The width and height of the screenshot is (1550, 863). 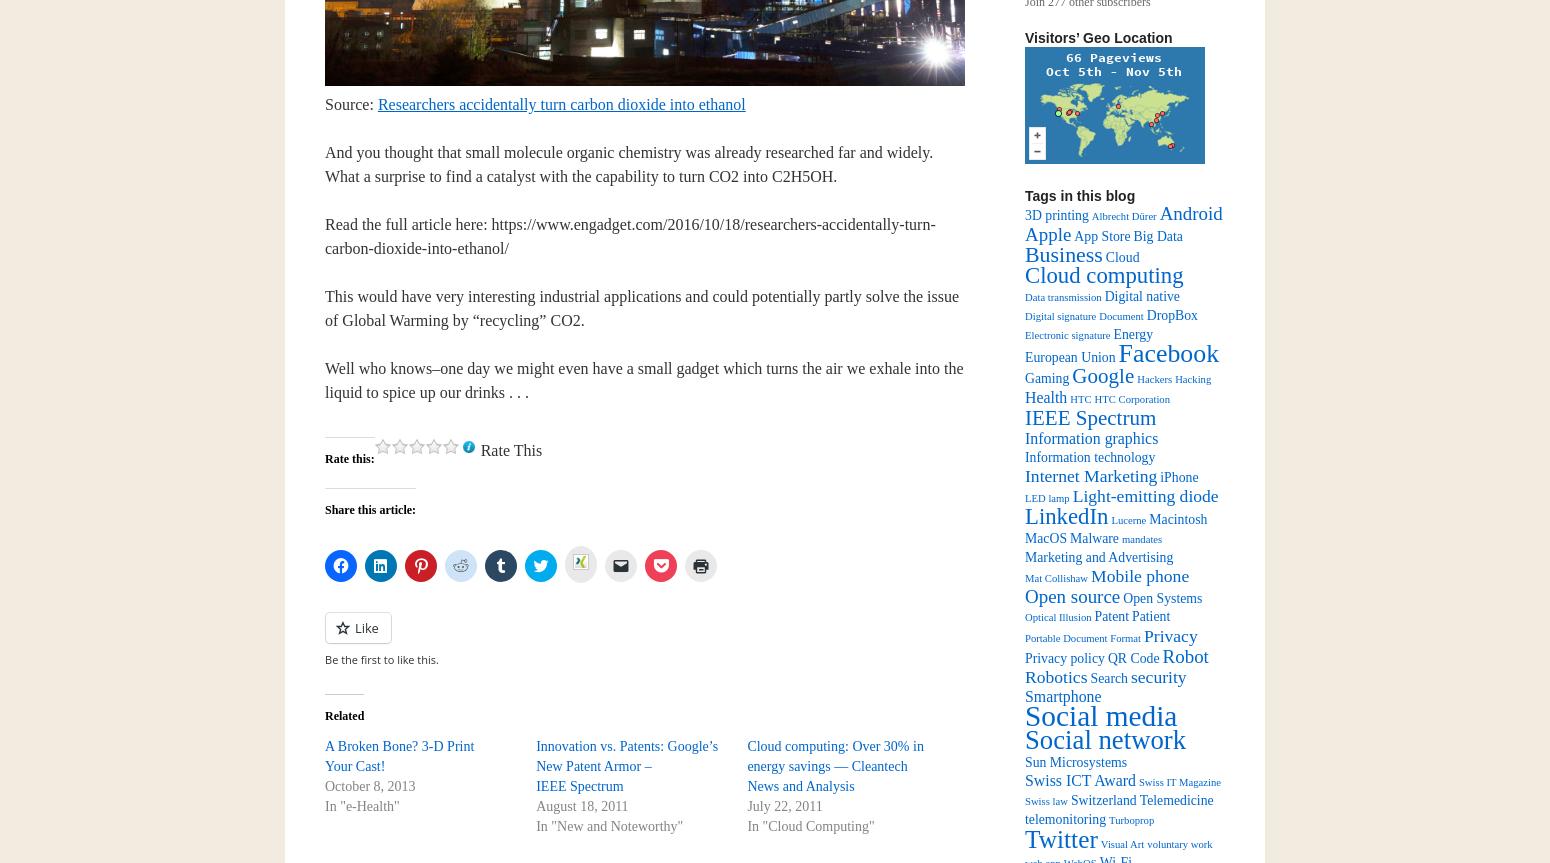 What do you see at coordinates (1025, 437) in the screenshot?
I see `'Information graphics'` at bounding box center [1025, 437].